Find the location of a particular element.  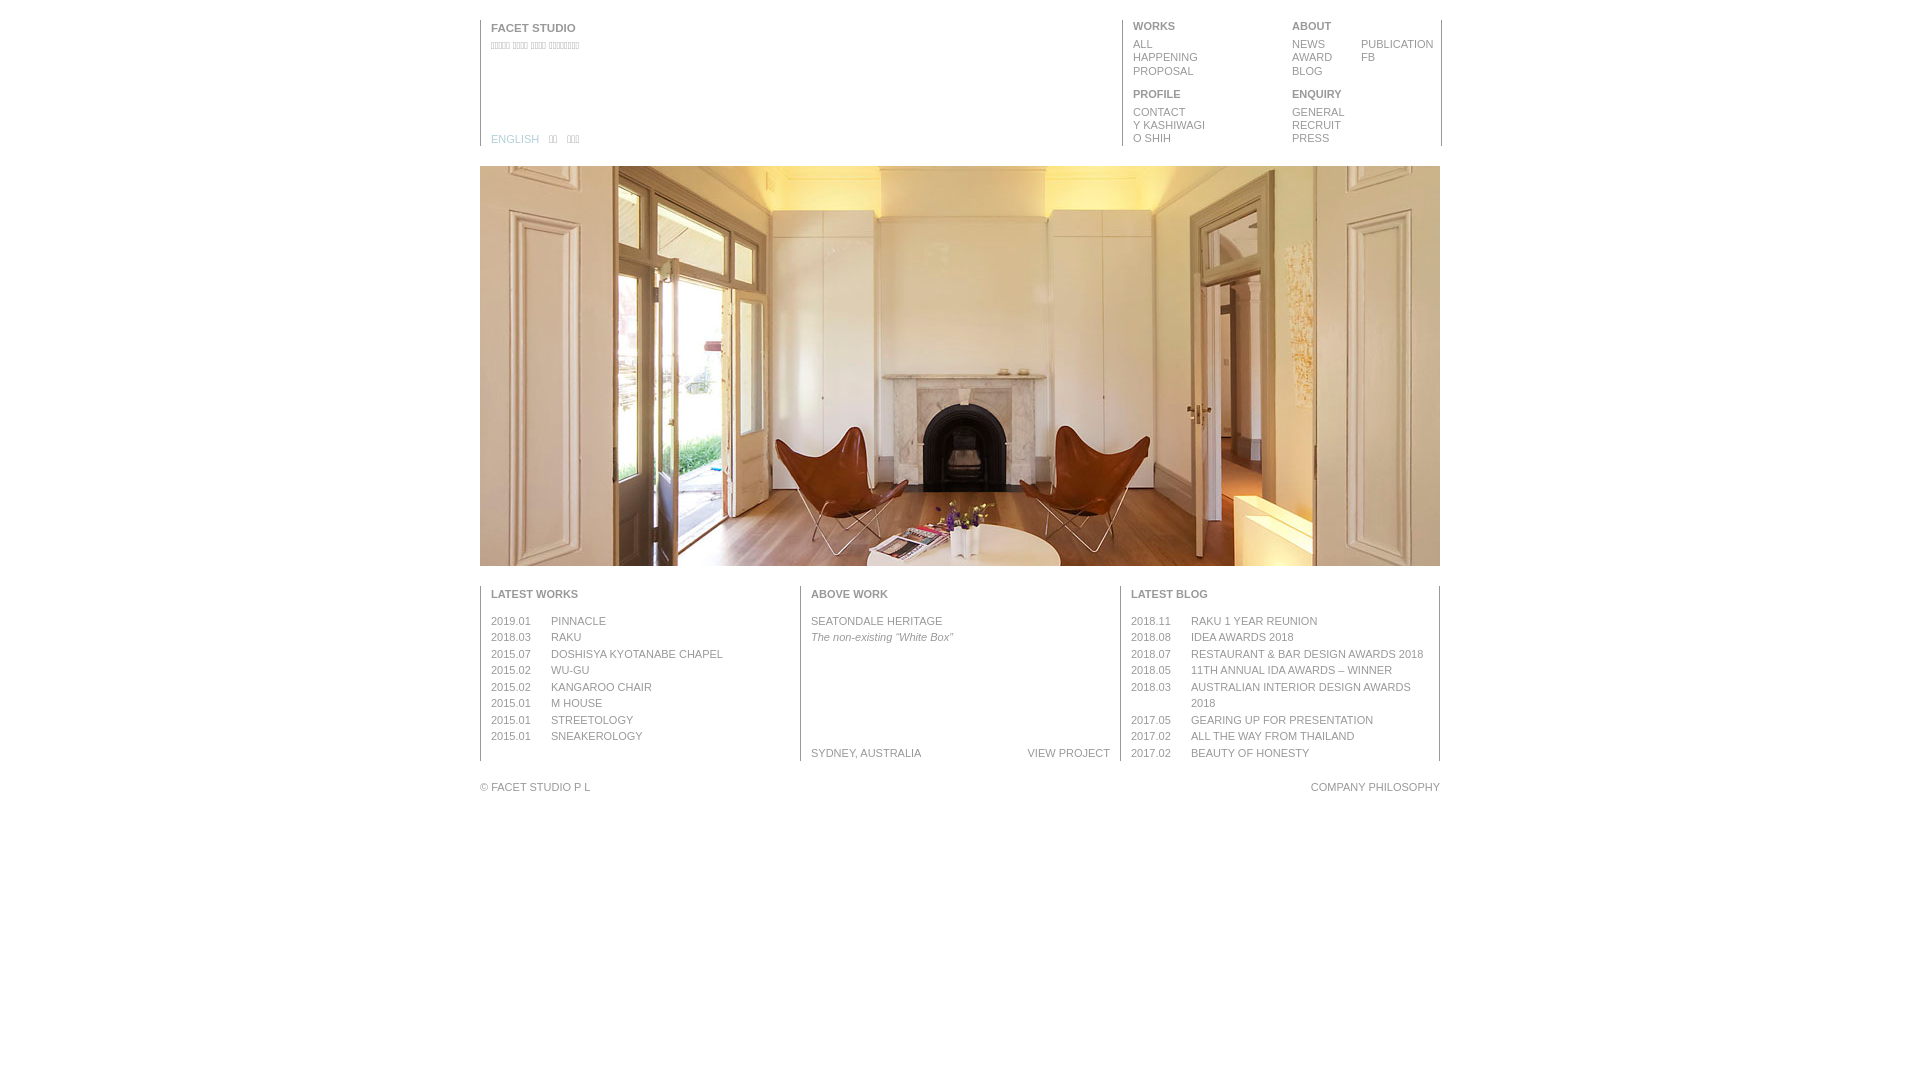

'CONTACT' is located at coordinates (1132, 112).